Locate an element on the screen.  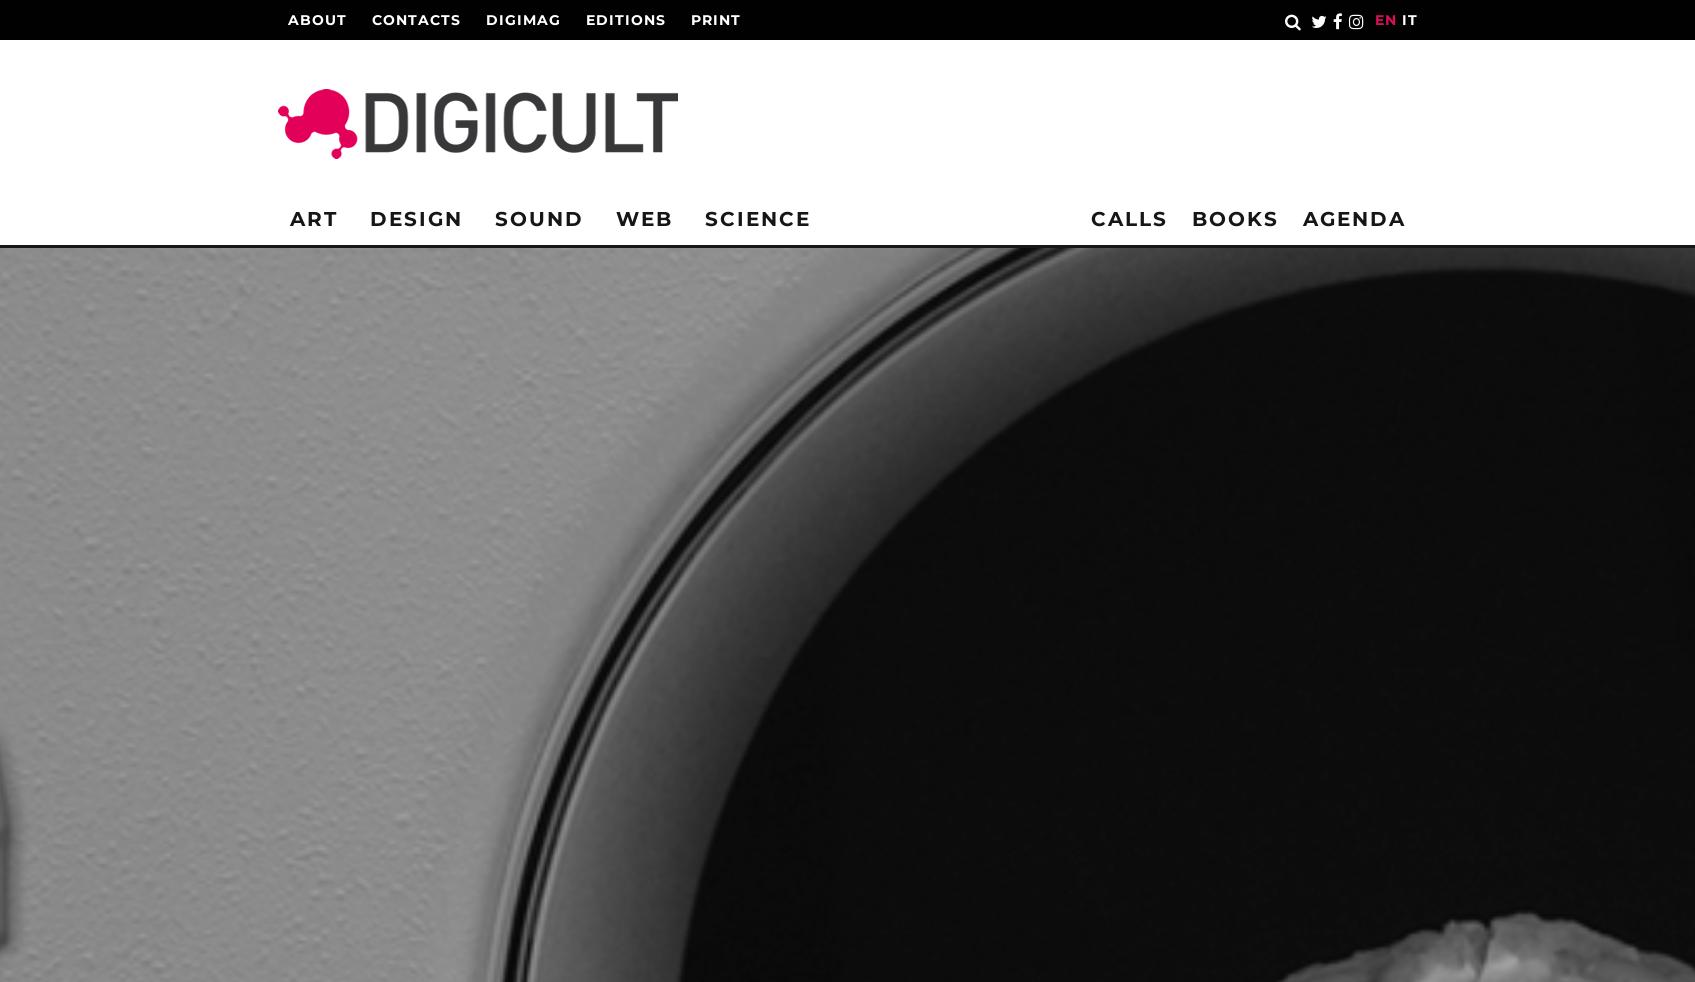
'Editions' is located at coordinates (584, 19).